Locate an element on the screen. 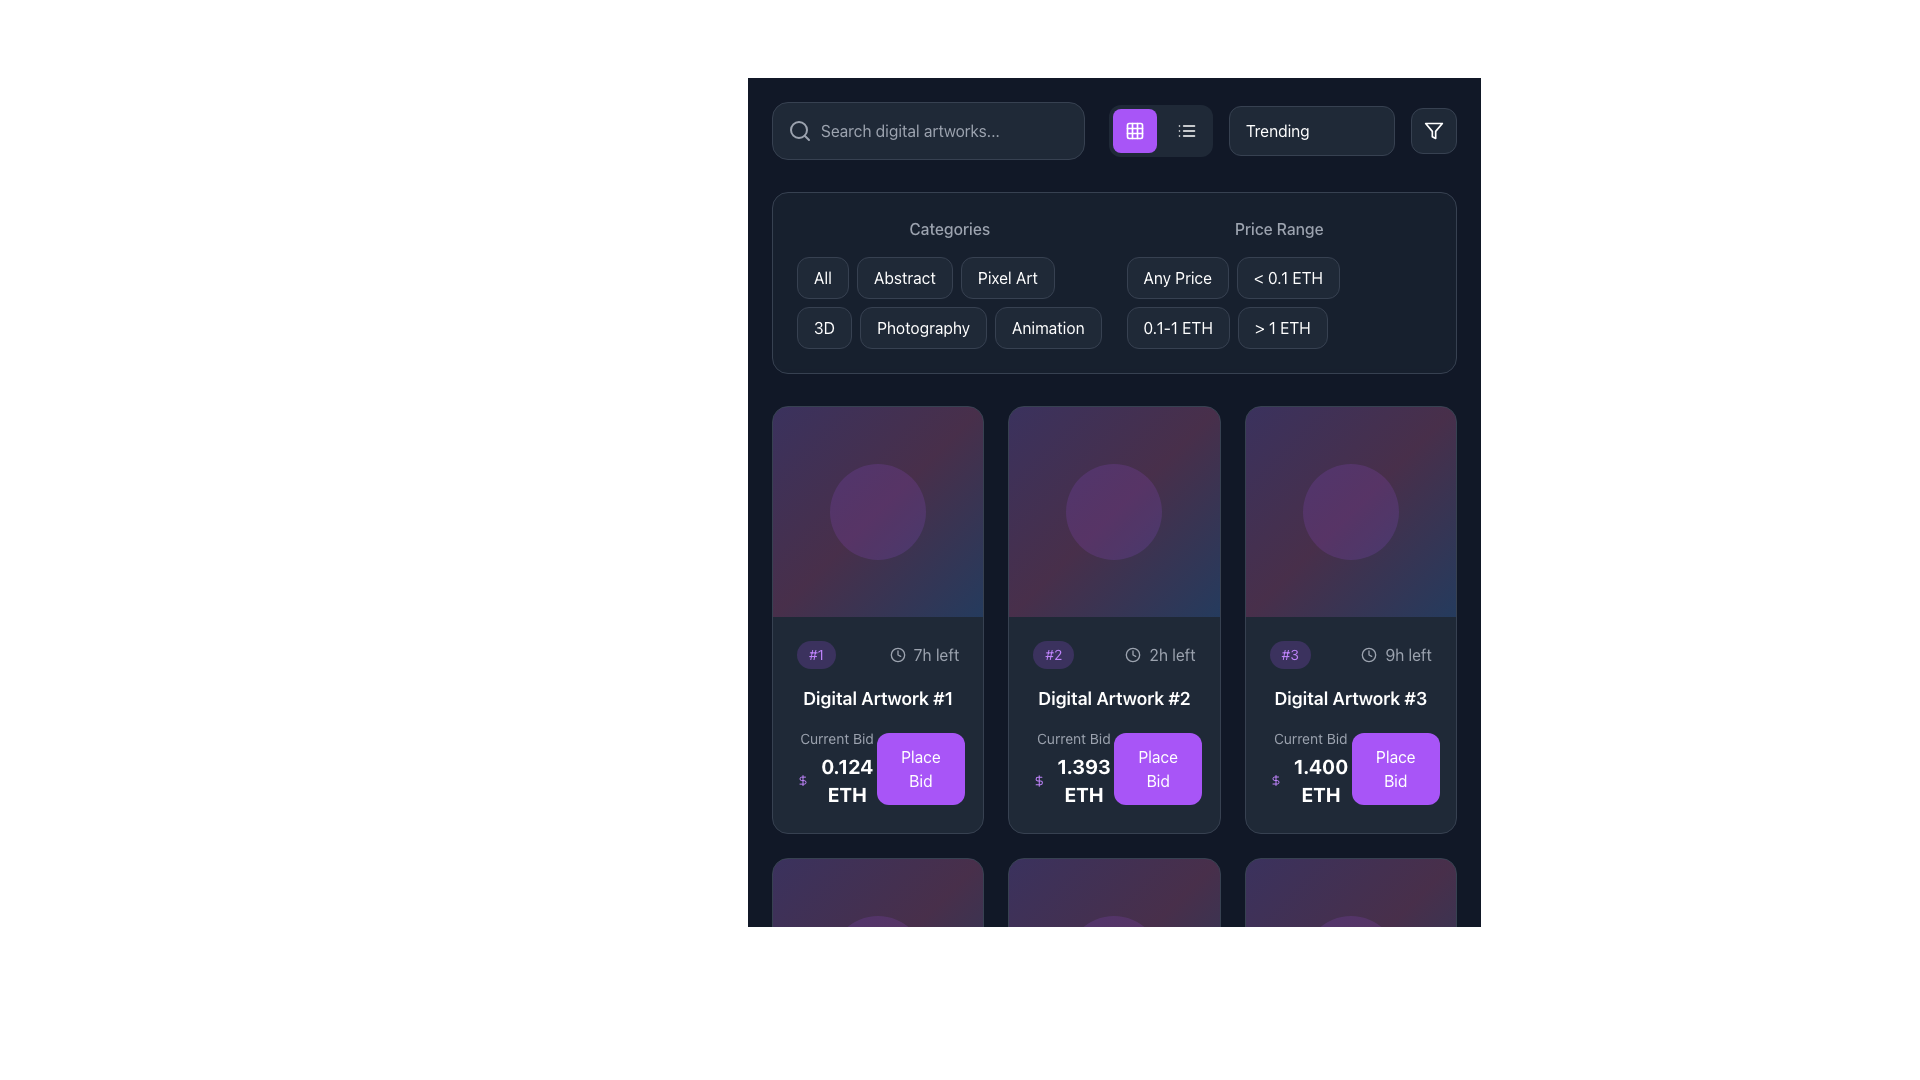 The image size is (1920, 1080). the text badge displaying '#3' with a purple theme, located in the upper-left area of the third card in a grid of digital artworks is located at coordinates (1290, 655).